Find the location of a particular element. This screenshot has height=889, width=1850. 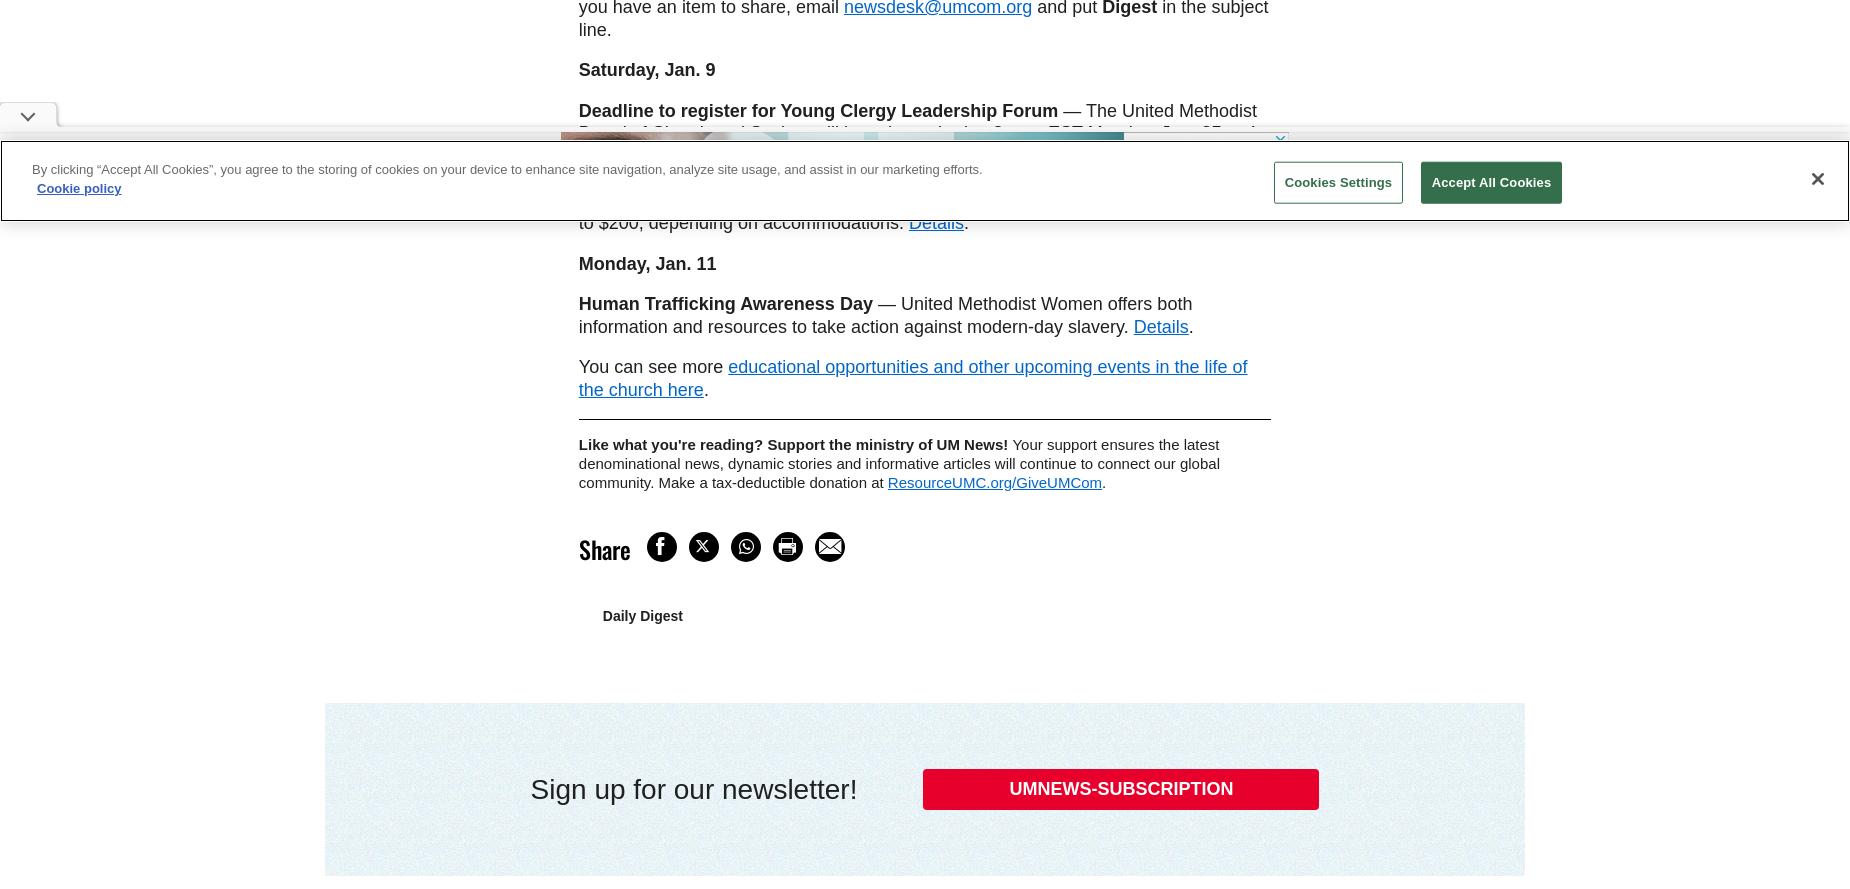

'in Washington. New Monasticism pioneer Shane Claiborne will be among the speakers. Space is limited to 70 ordained elders or deacons age 35 and younger who have not previously attended. Costs range from $80 to $200, depending on accommodations.' is located at coordinates (922, 189).